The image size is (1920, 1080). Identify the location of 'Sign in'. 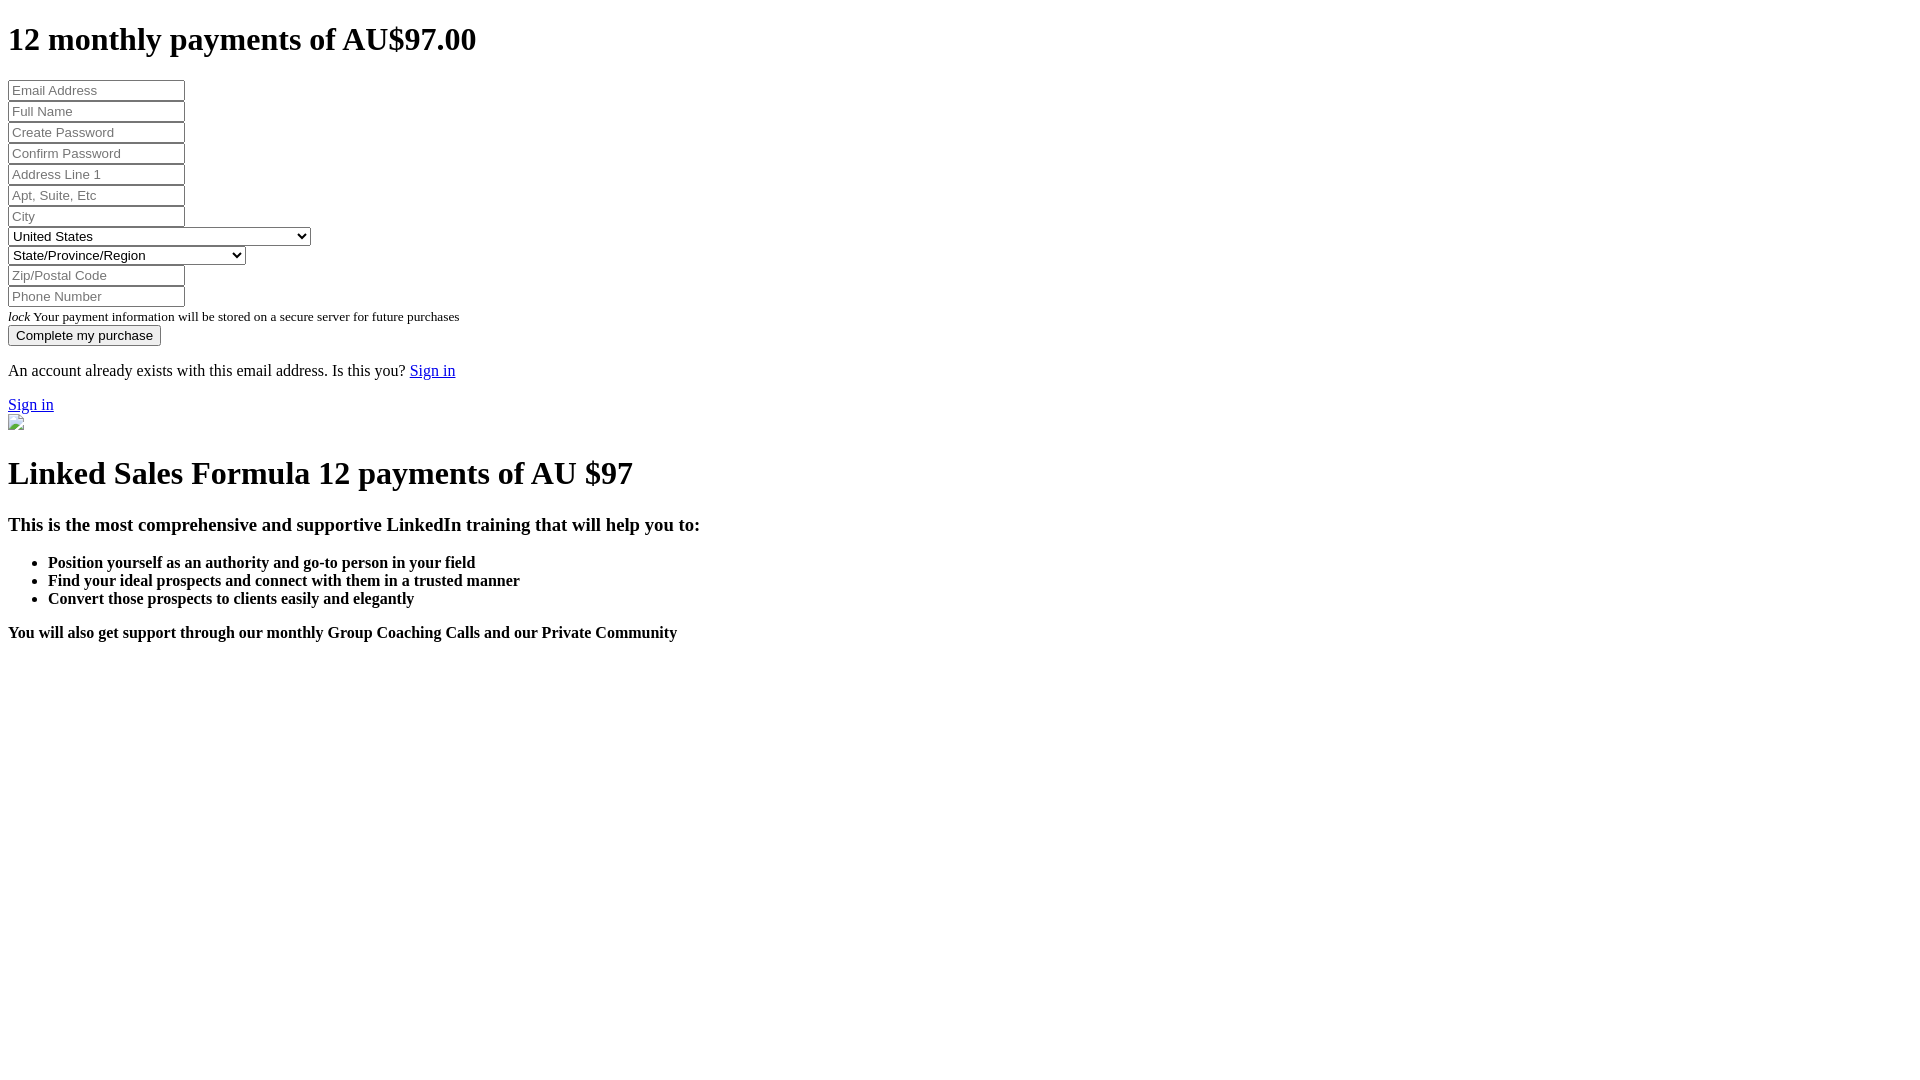
(431, 370).